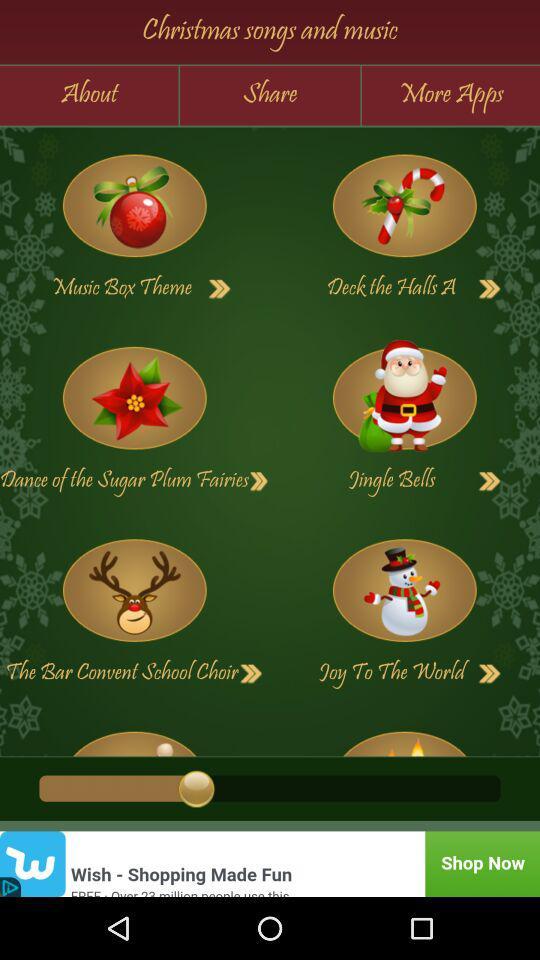 This screenshot has width=540, height=960. Describe the element at coordinates (404, 736) in the screenshot. I see `item` at that location.